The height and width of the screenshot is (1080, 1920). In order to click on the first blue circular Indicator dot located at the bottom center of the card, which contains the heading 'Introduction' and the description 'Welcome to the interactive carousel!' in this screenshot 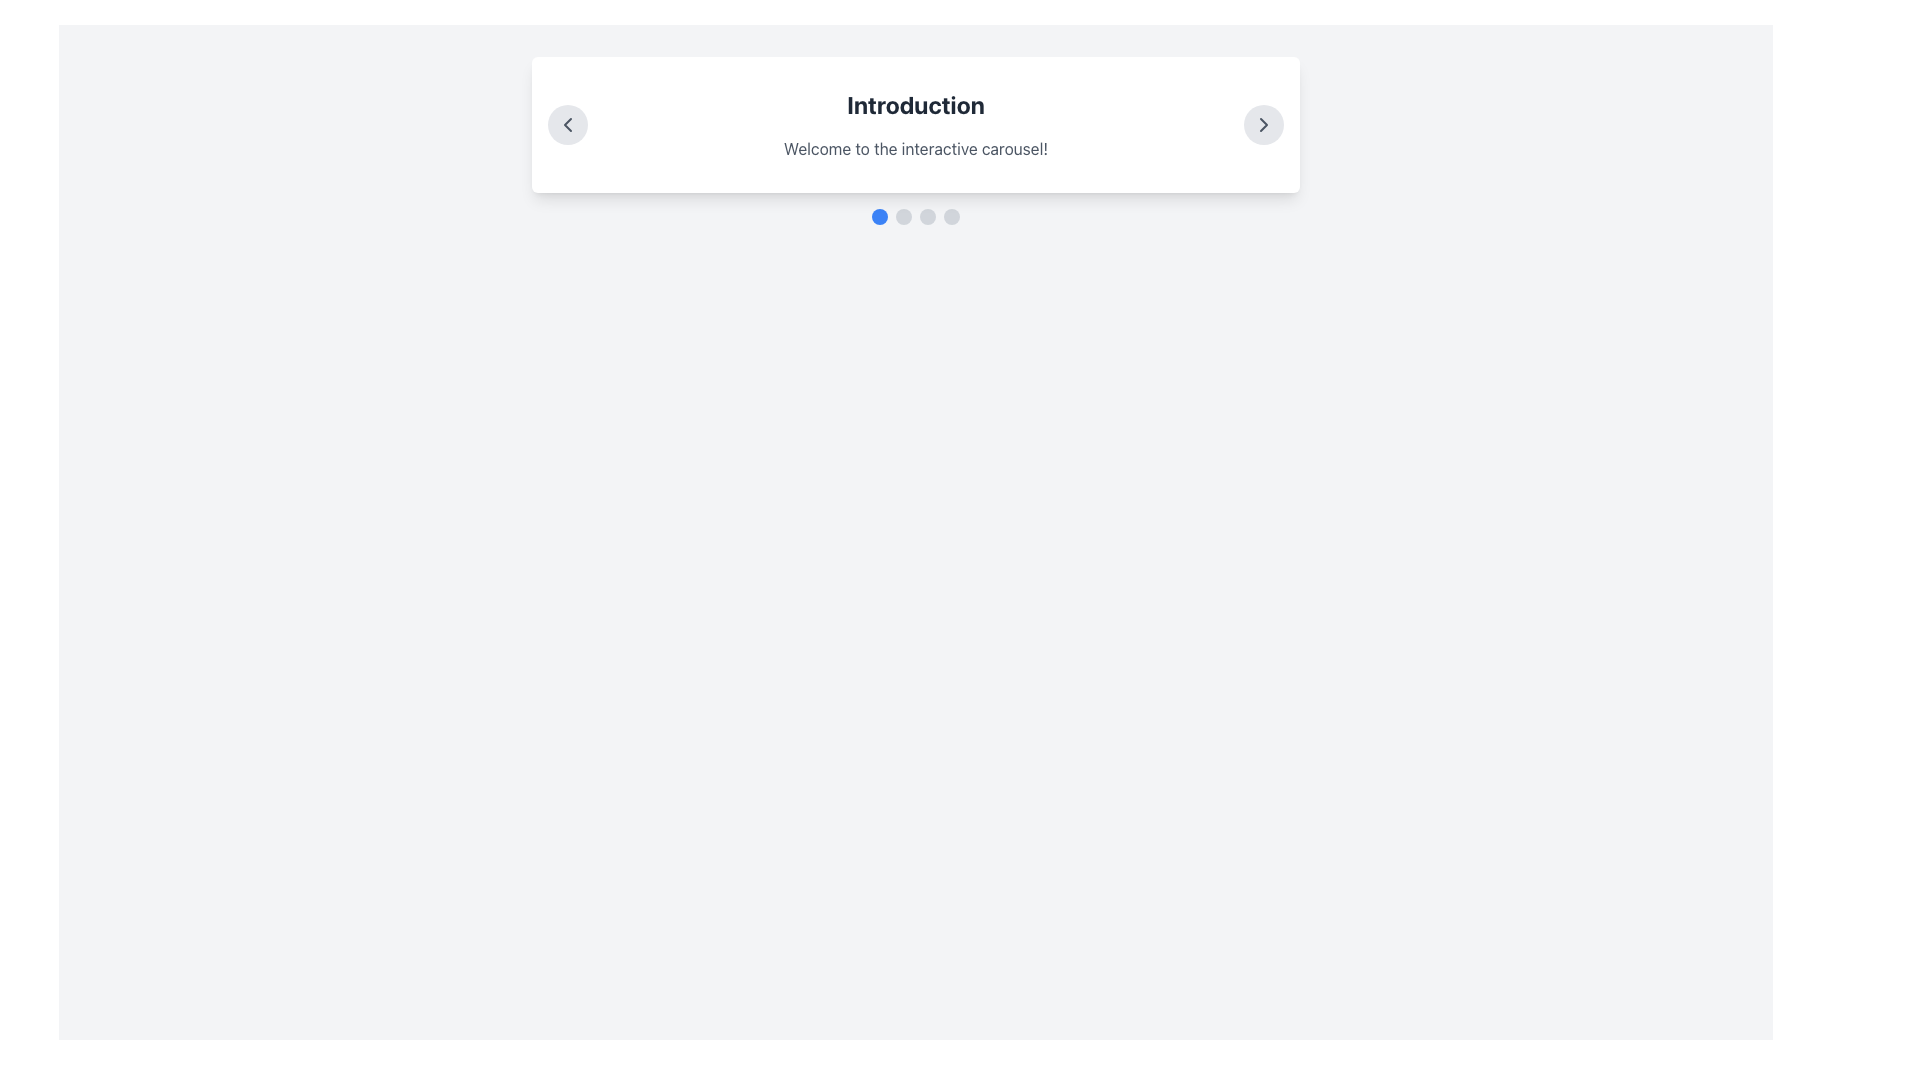, I will do `click(879, 216)`.